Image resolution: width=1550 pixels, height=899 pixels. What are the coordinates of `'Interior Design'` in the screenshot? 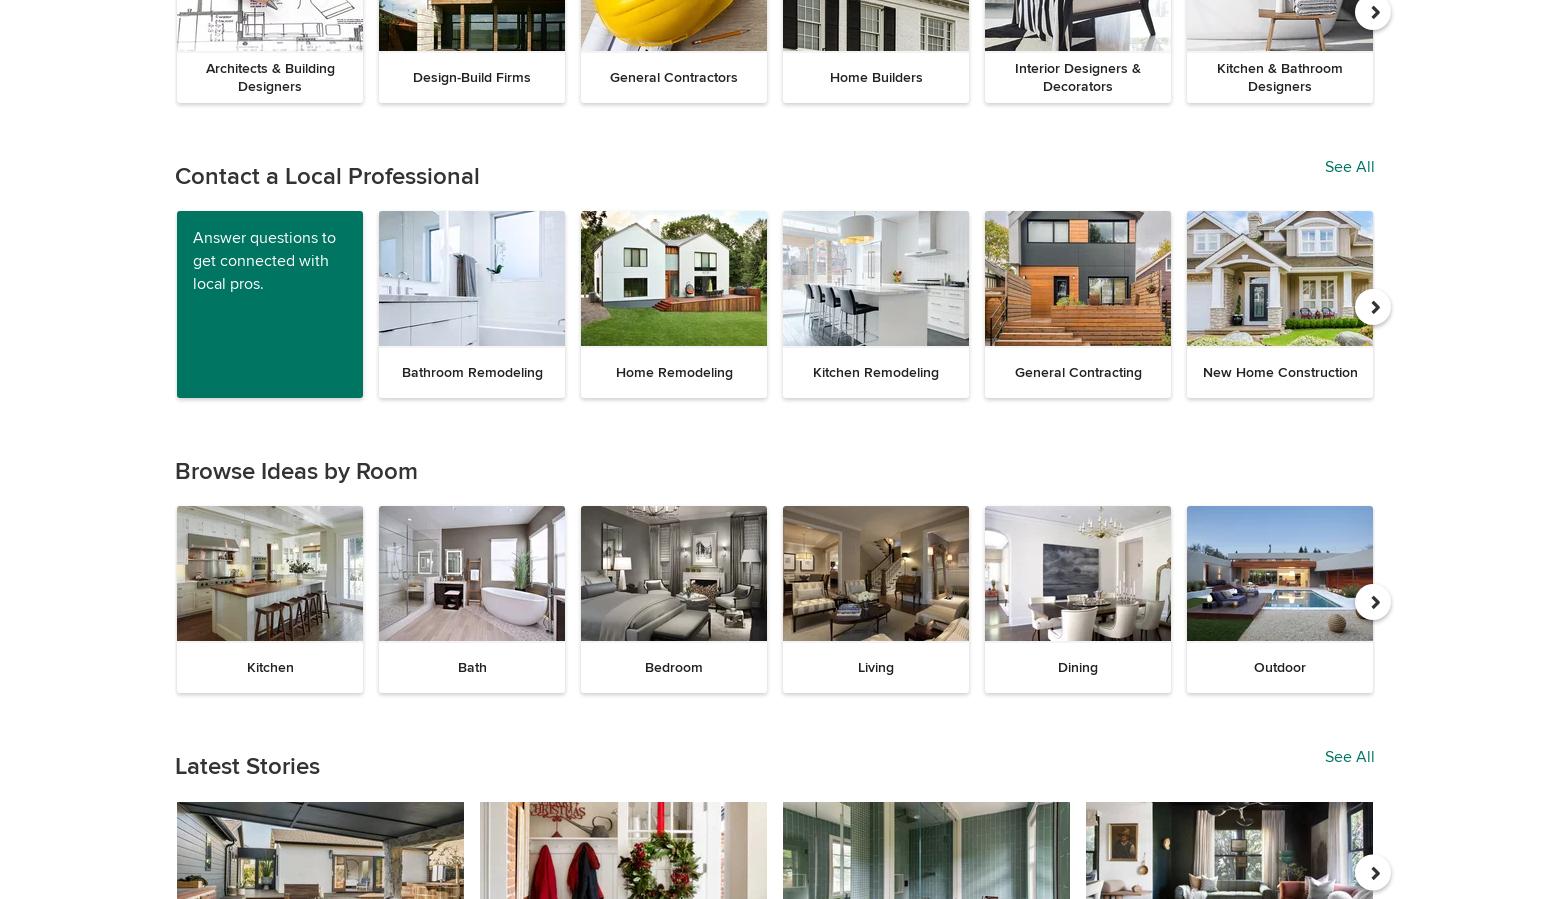 It's located at (1433, 371).